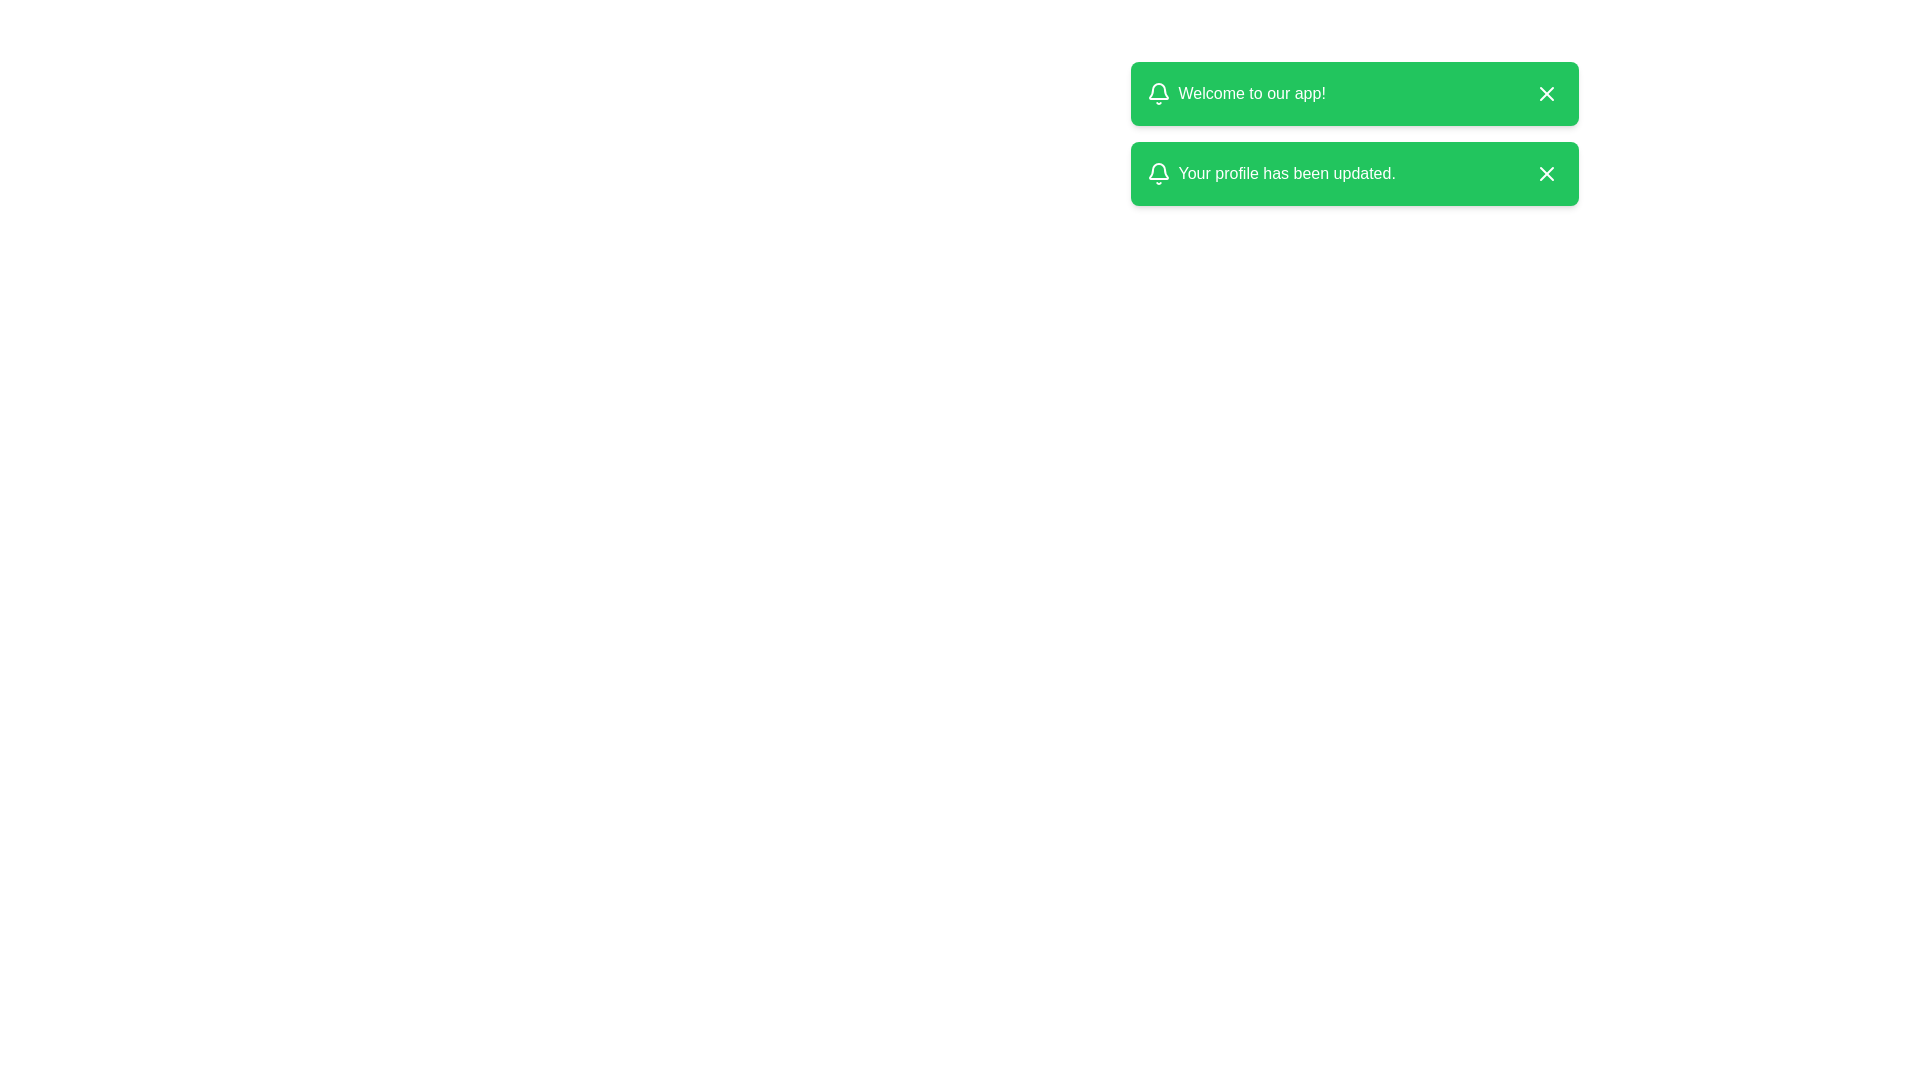 The height and width of the screenshot is (1080, 1920). What do you see at coordinates (1158, 172) in the screenshot?
I see `the bell-shaped notification icon located on the second green notification box next to the text 'Your profile has been updated.'` at bounding box center [1158, 172].